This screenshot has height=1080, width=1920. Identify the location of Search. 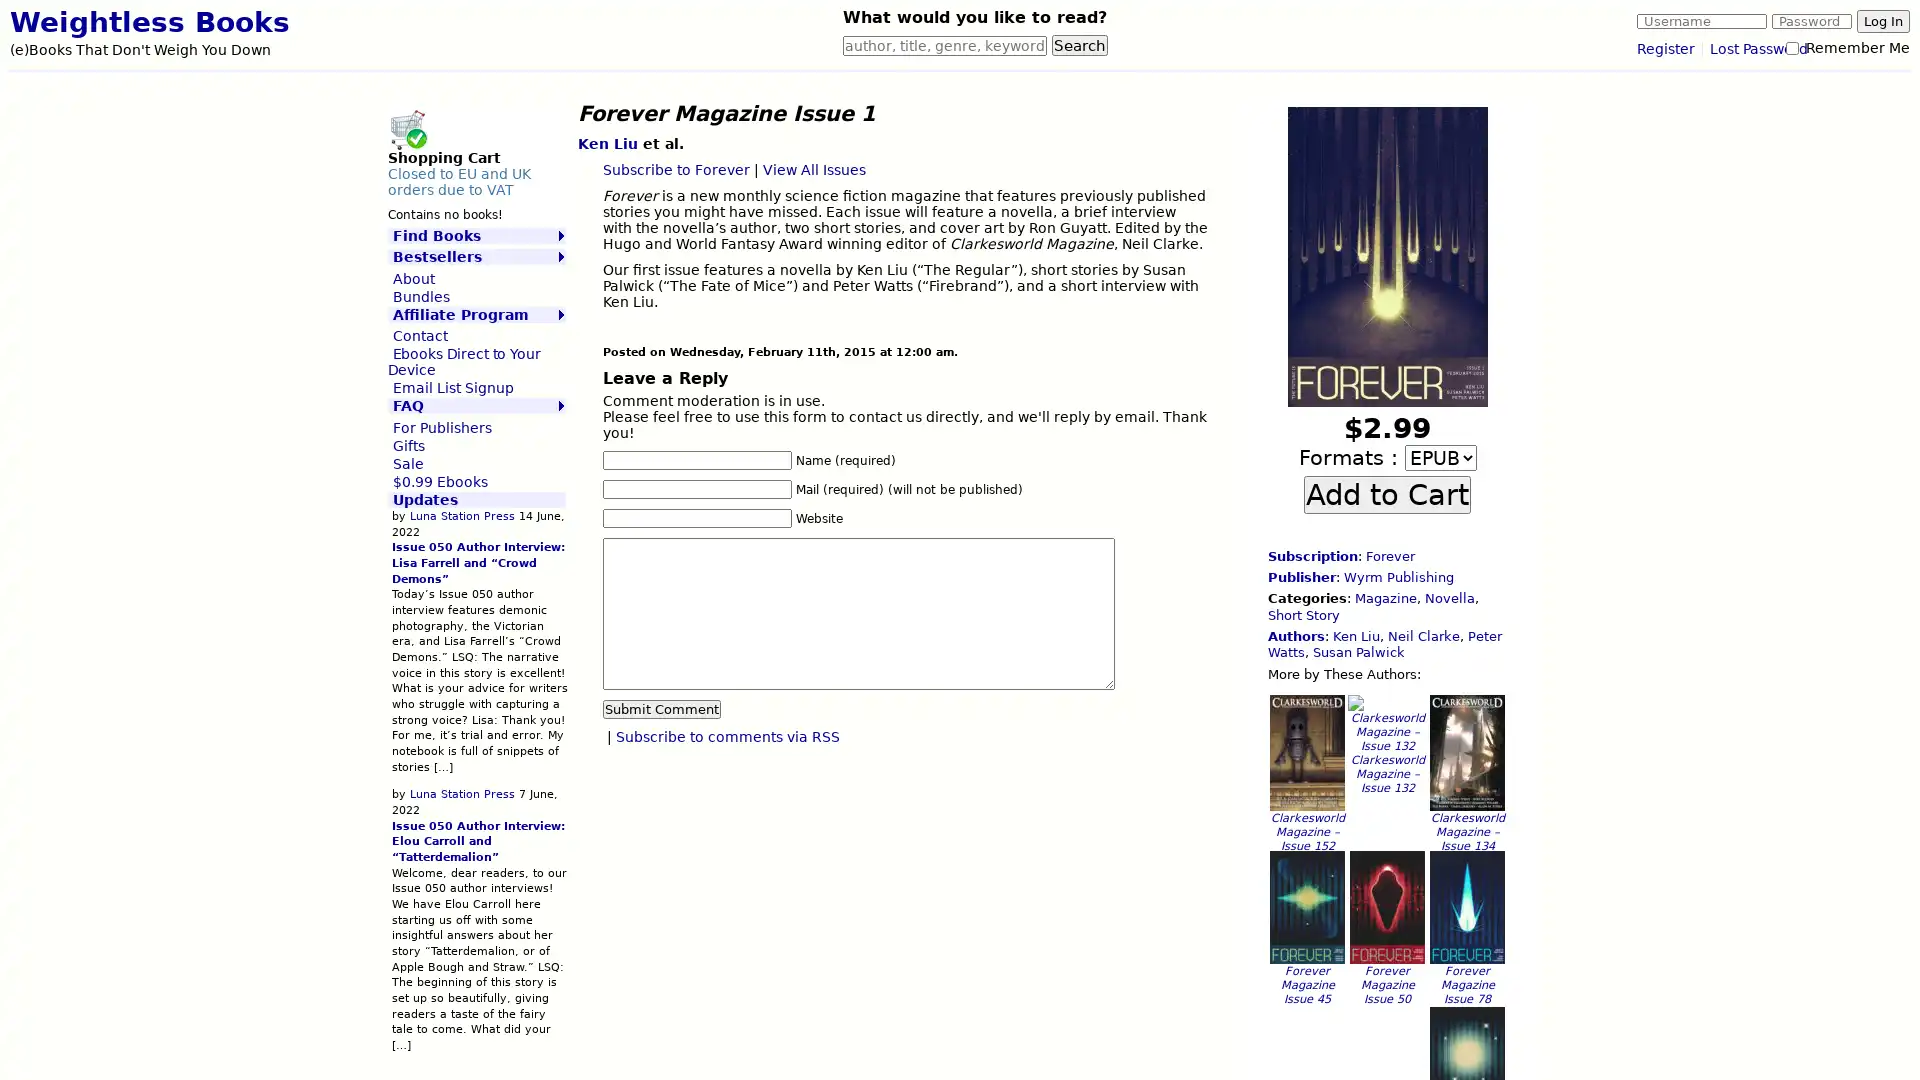
(1079, 45).